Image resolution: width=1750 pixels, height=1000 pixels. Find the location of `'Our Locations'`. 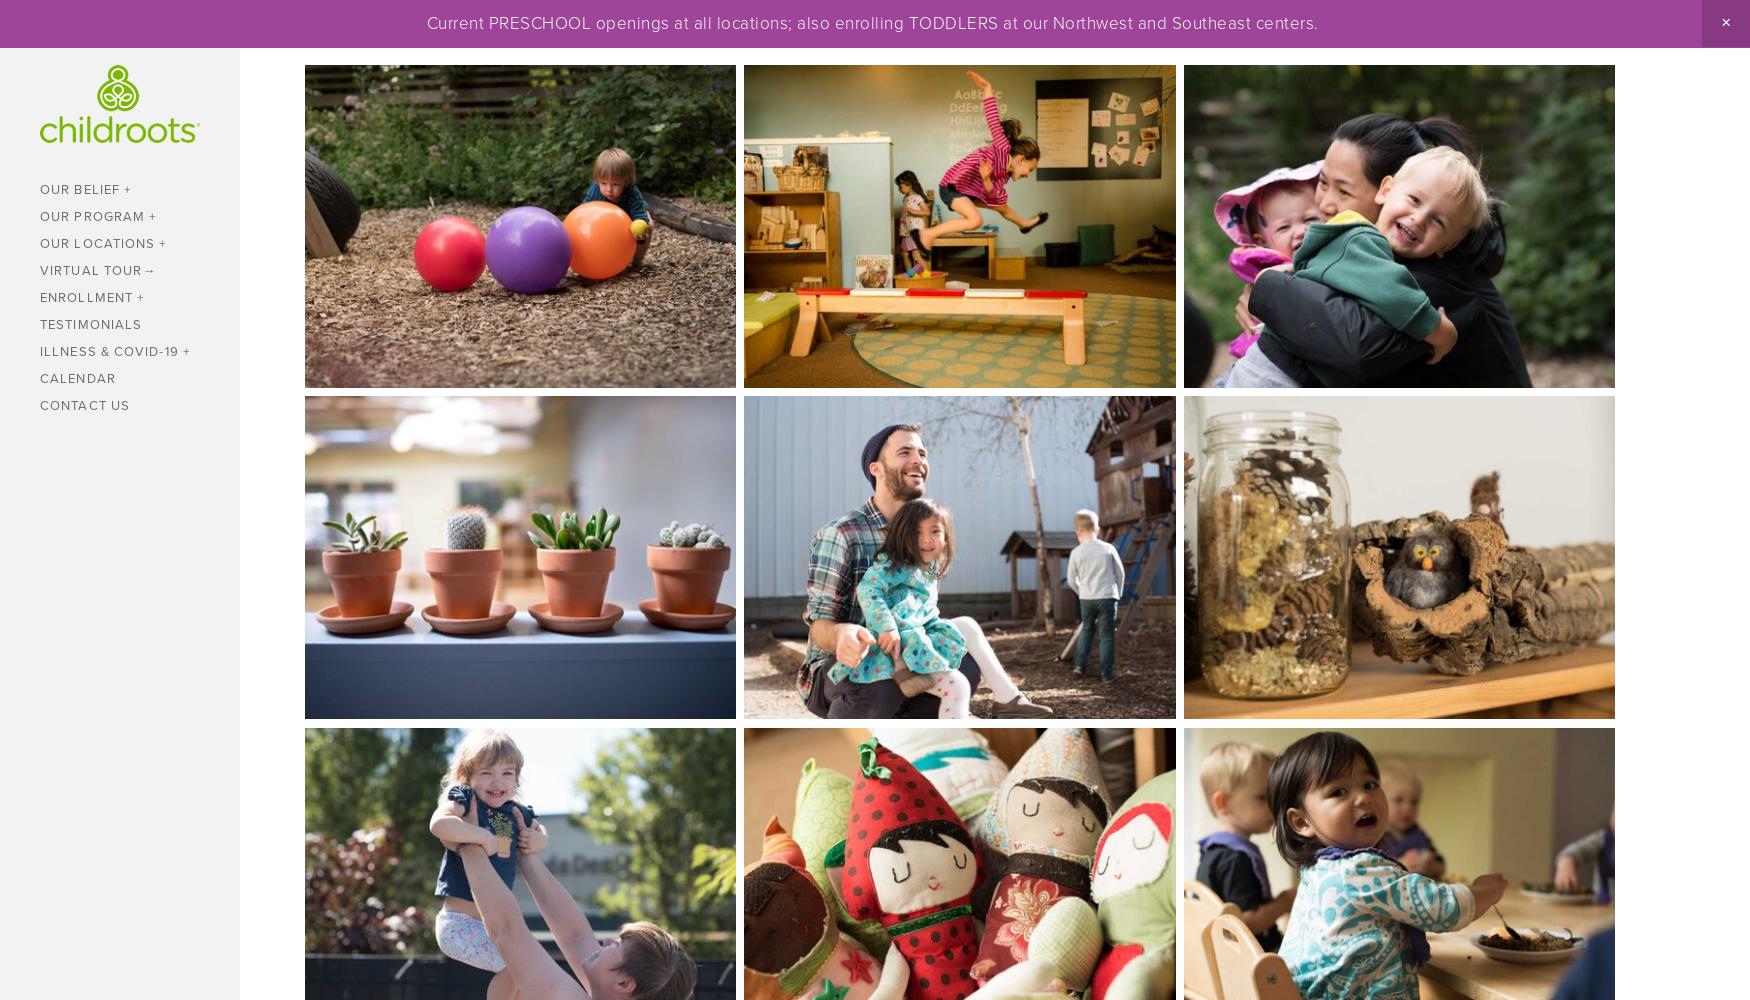

'Our Locations' is located at coordinates (97, 241).